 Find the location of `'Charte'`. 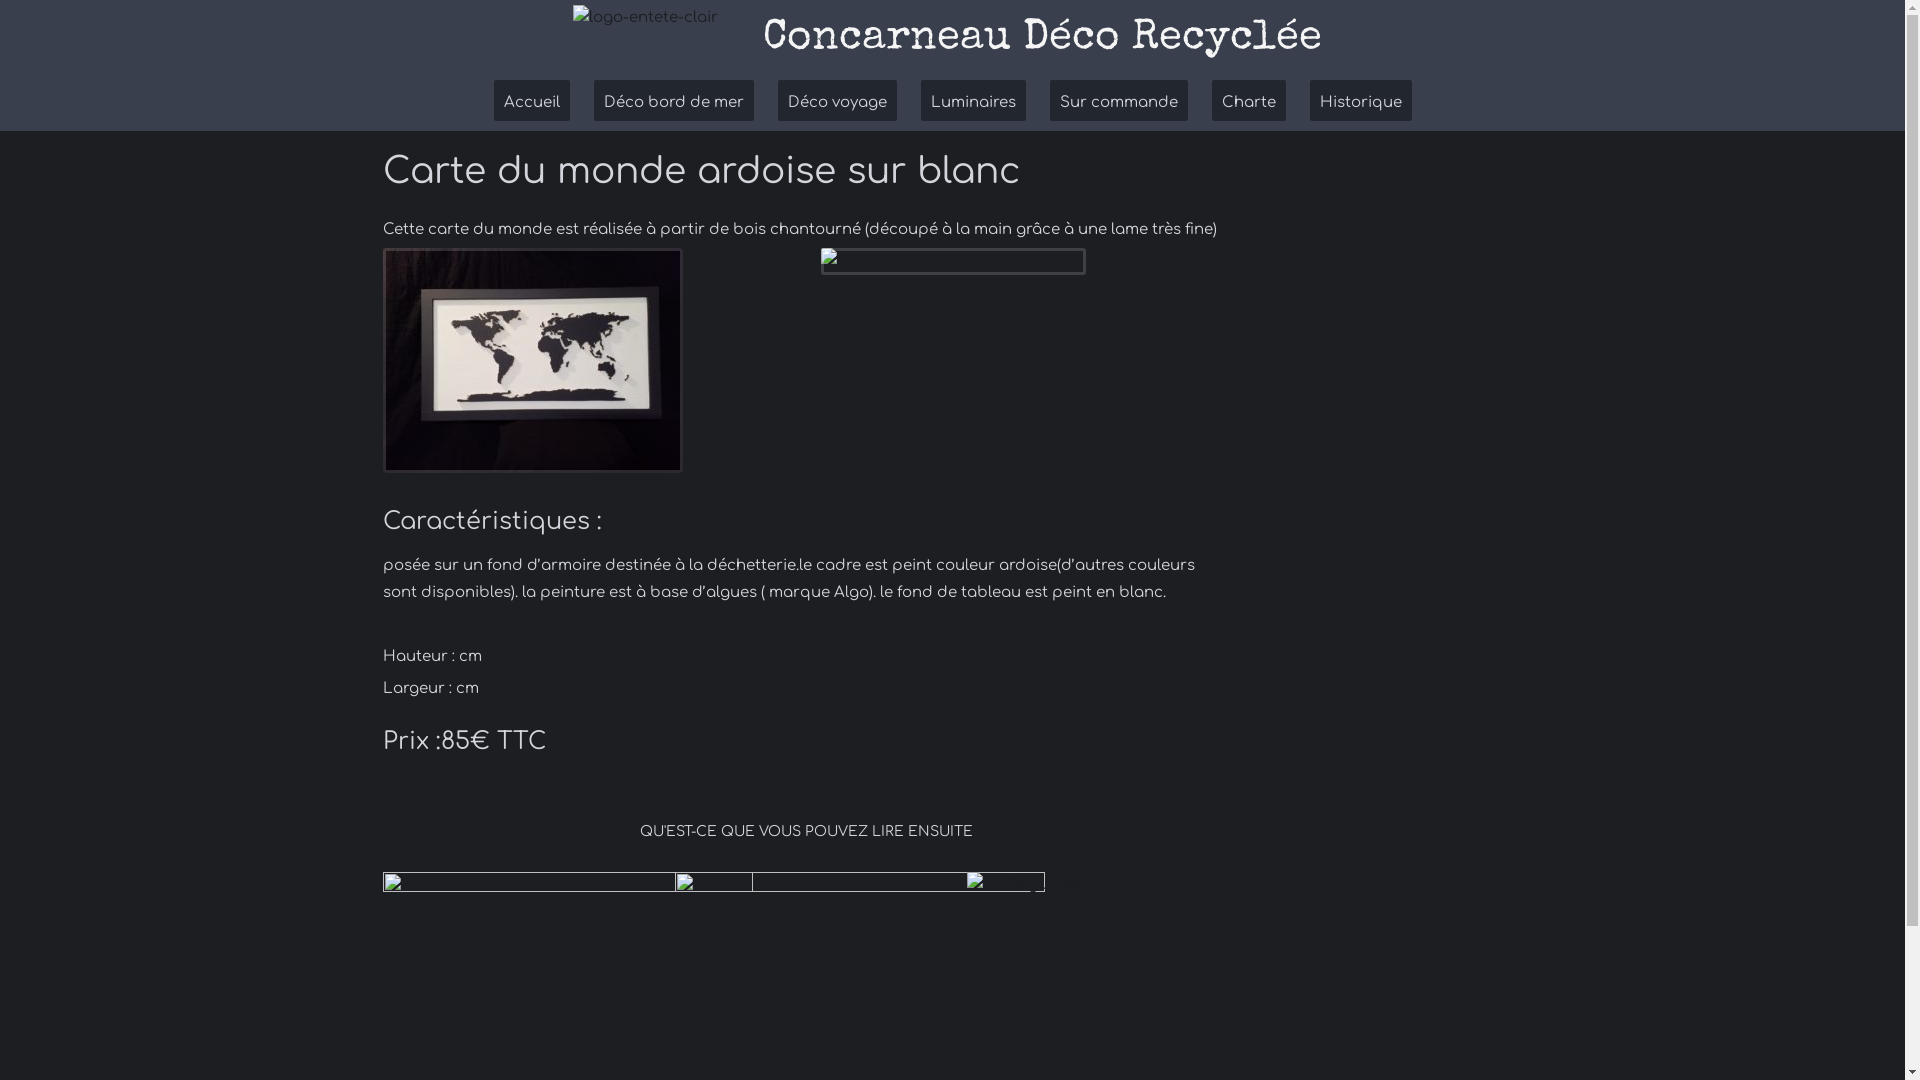

'Charte' is located at coordinates (1247, 102).